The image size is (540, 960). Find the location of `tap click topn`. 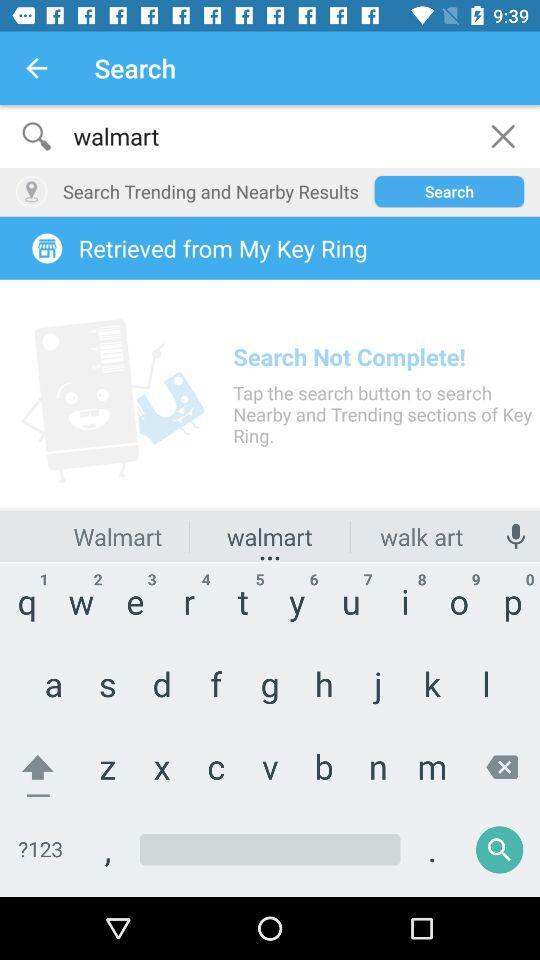

tap click topn is located at coordinates (270, 500).